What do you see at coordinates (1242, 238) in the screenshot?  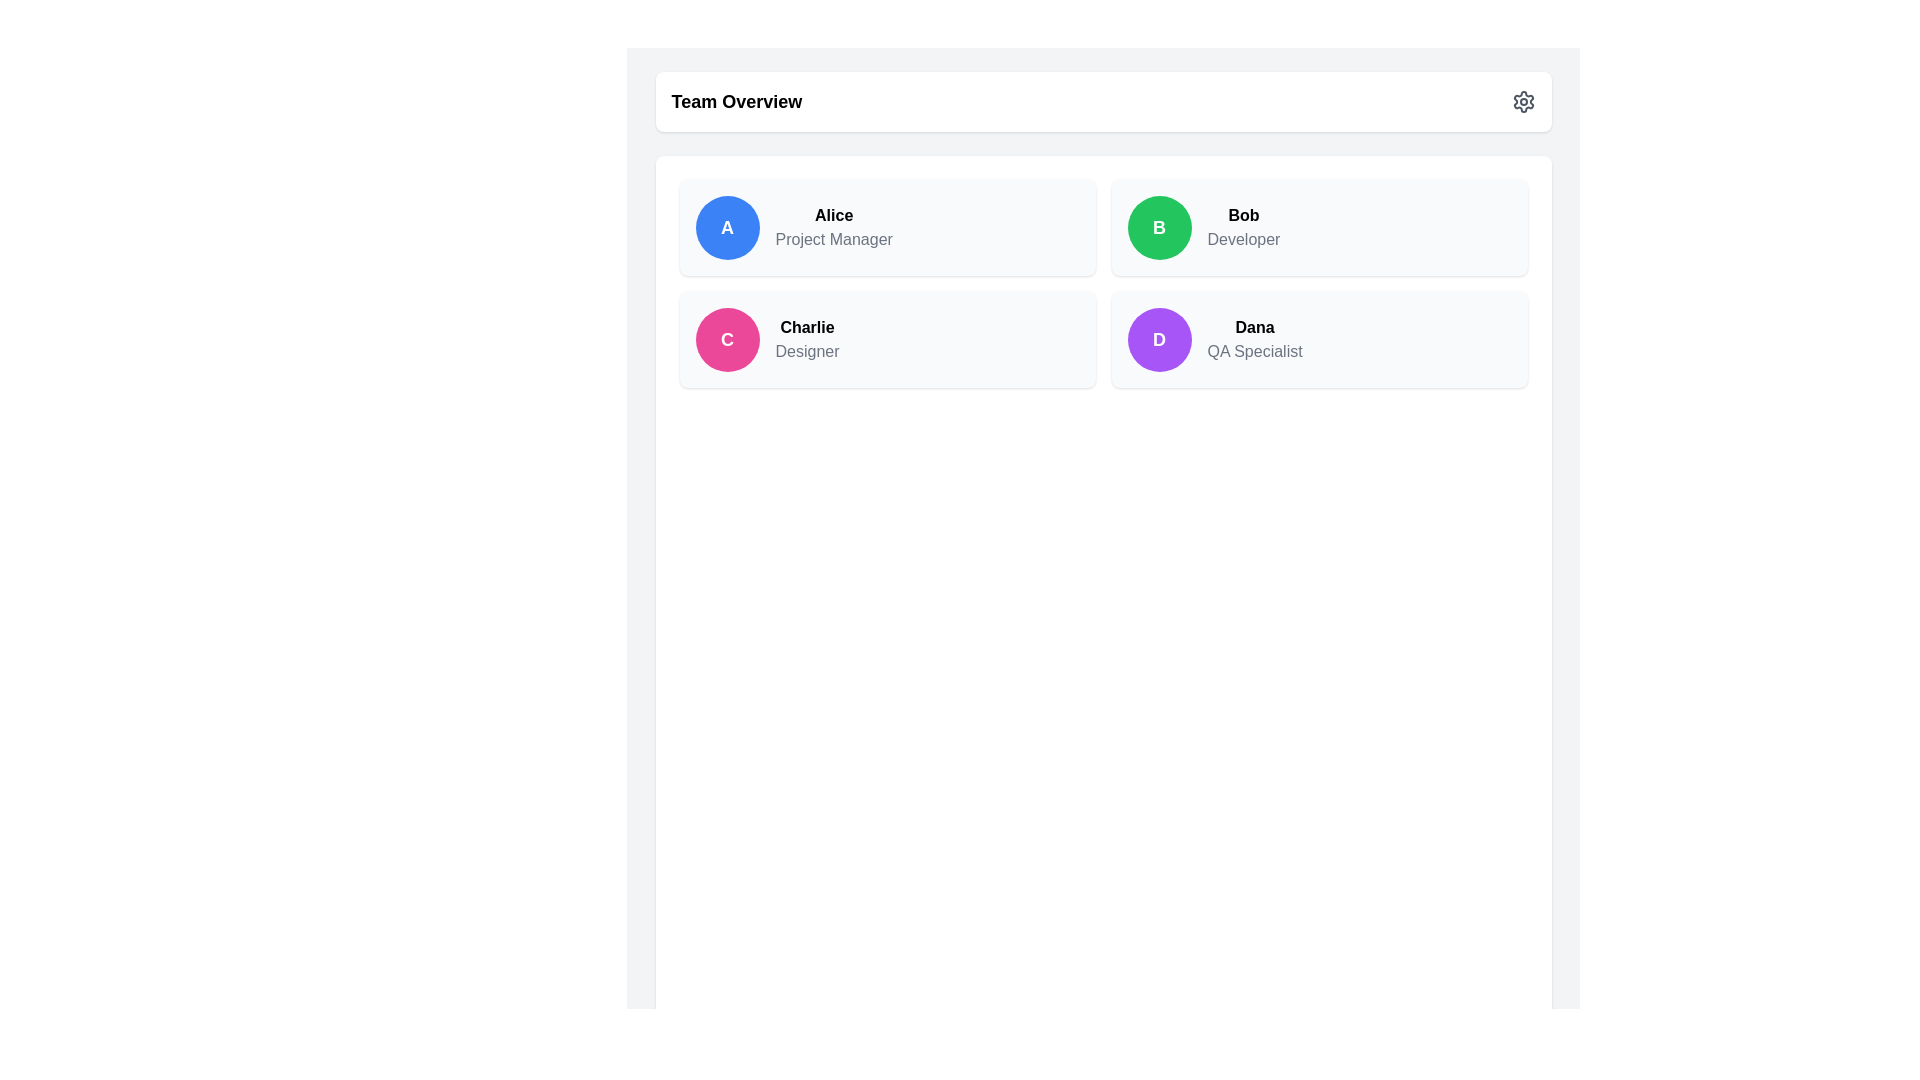 I see `the static text label displaying 'Developer' in gray font, located below 'Bob' in the profile card of the 'Team Overview' interface` at bounding box center [1242, 238].